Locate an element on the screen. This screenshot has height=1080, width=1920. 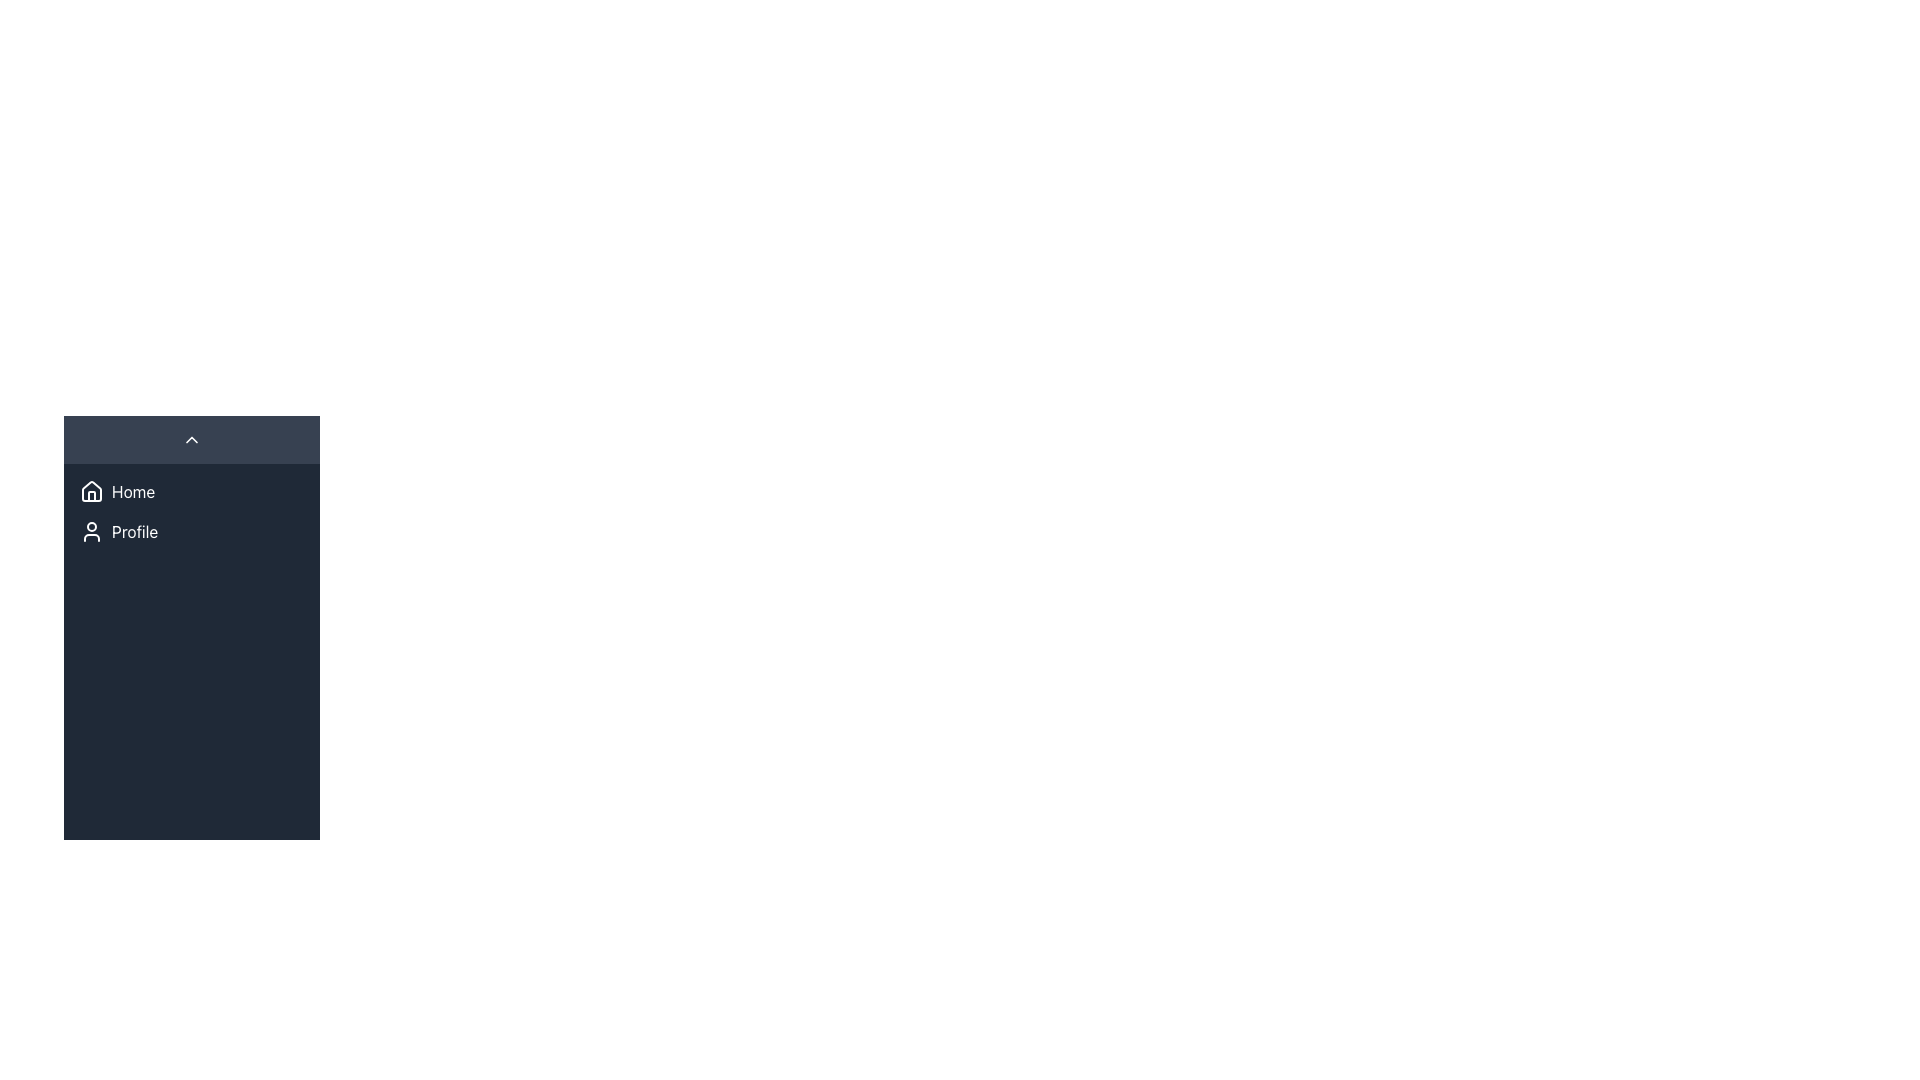
the 'Home' navigation label, which is positioned to the right of the house icon in the left navigation menu is located at coordinates (132, 492).